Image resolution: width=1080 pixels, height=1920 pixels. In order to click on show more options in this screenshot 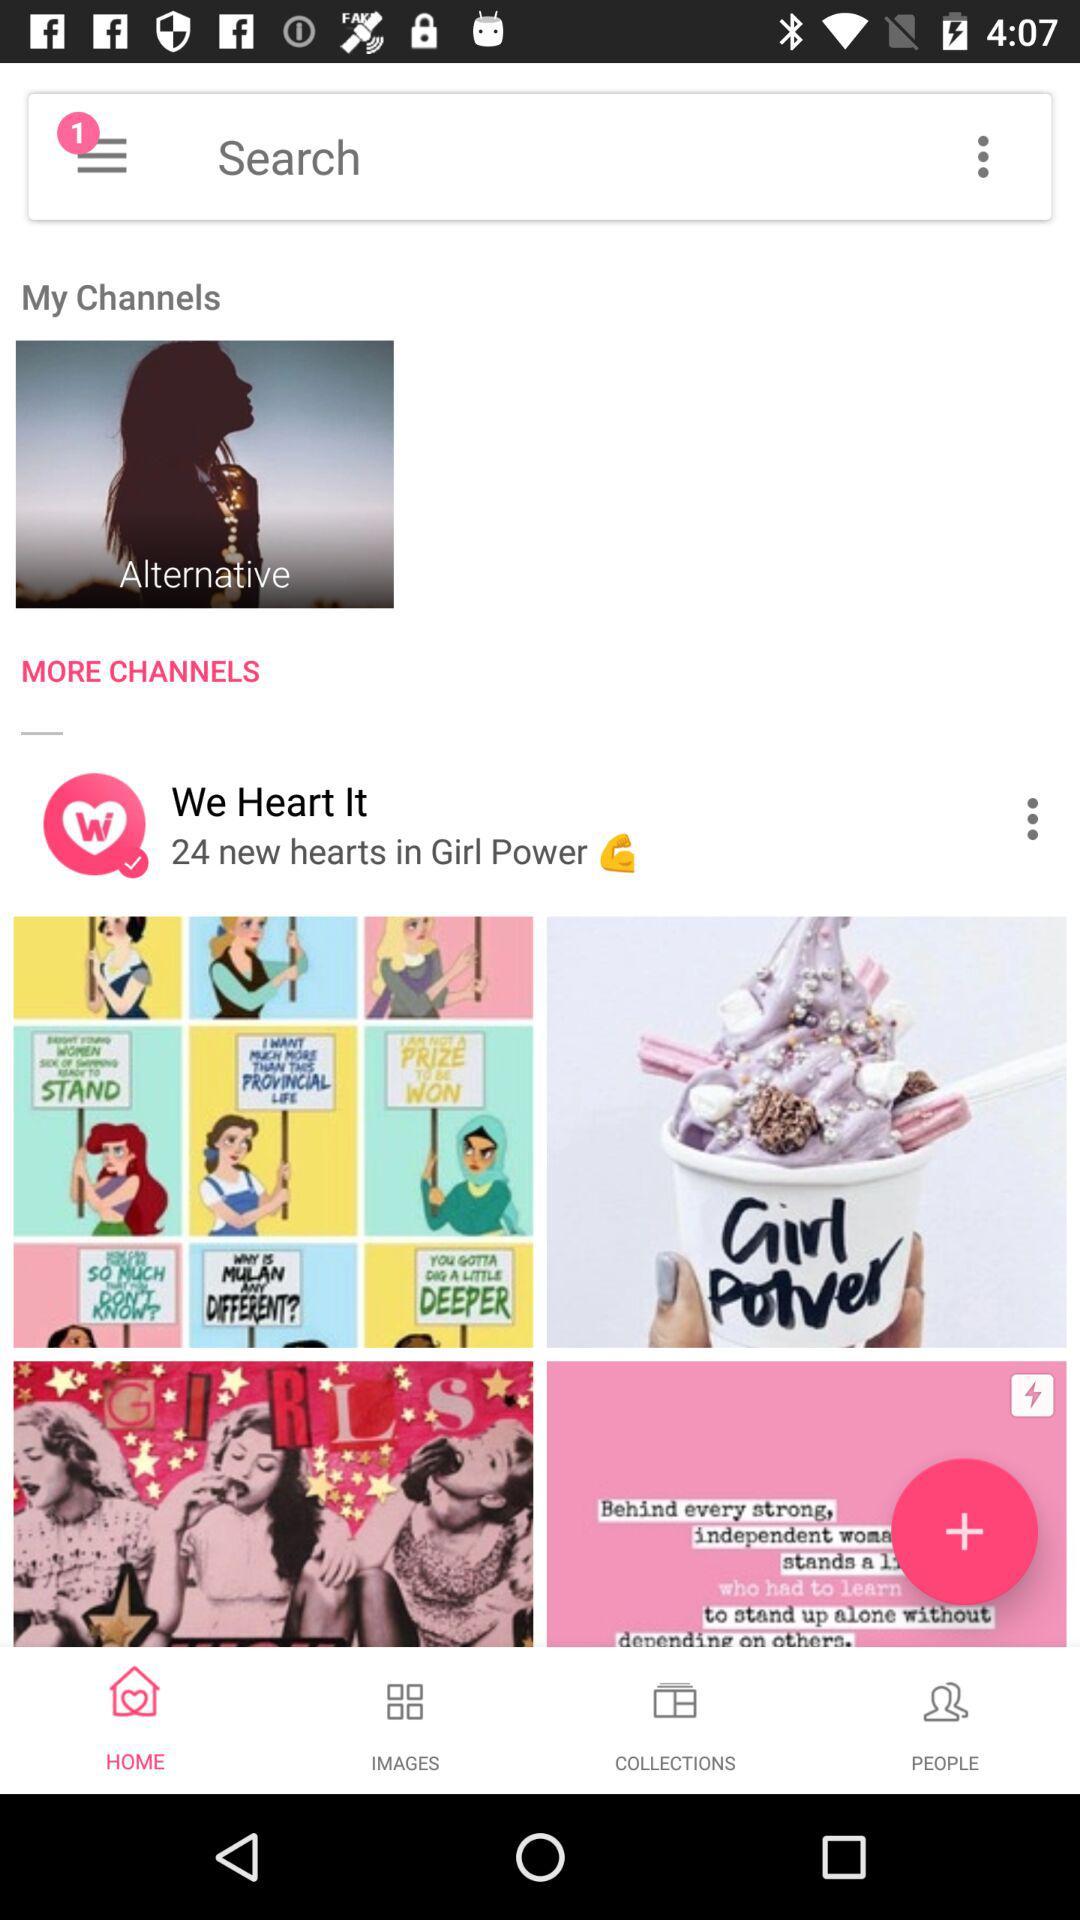, I will do `click(982, 155)`.